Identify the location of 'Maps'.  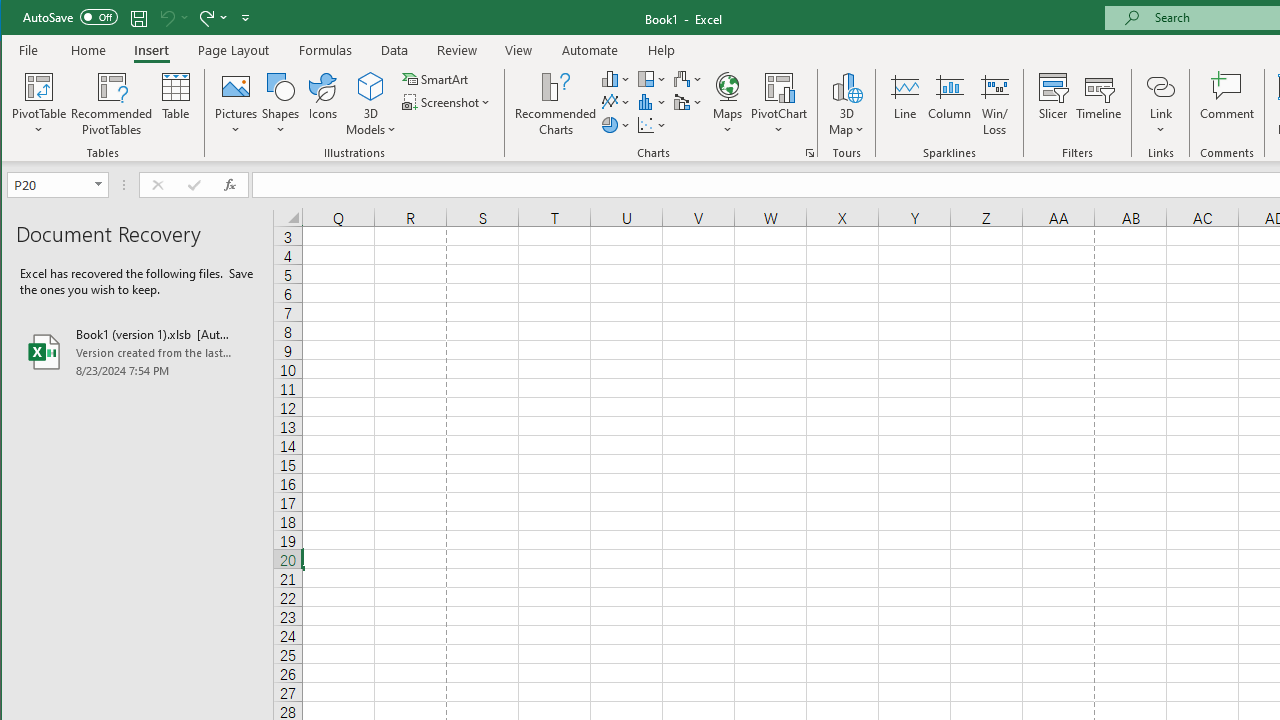
(726, 104).